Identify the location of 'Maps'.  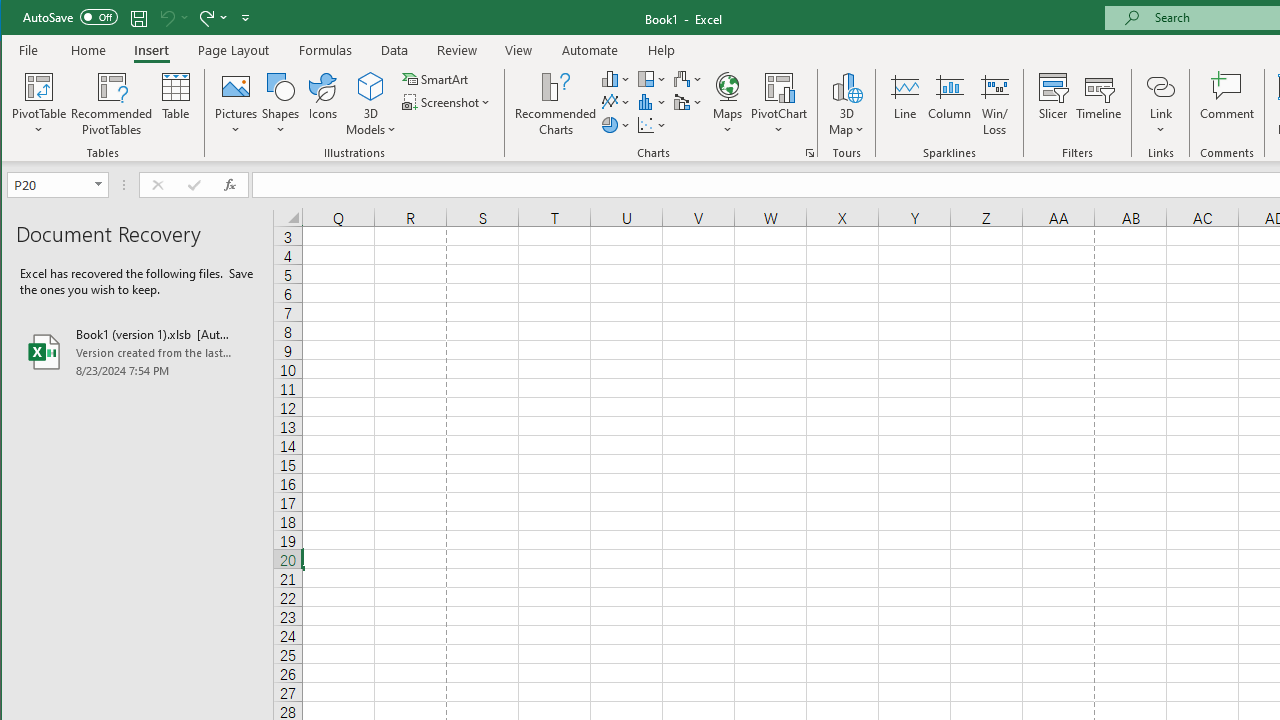
(726, 104).